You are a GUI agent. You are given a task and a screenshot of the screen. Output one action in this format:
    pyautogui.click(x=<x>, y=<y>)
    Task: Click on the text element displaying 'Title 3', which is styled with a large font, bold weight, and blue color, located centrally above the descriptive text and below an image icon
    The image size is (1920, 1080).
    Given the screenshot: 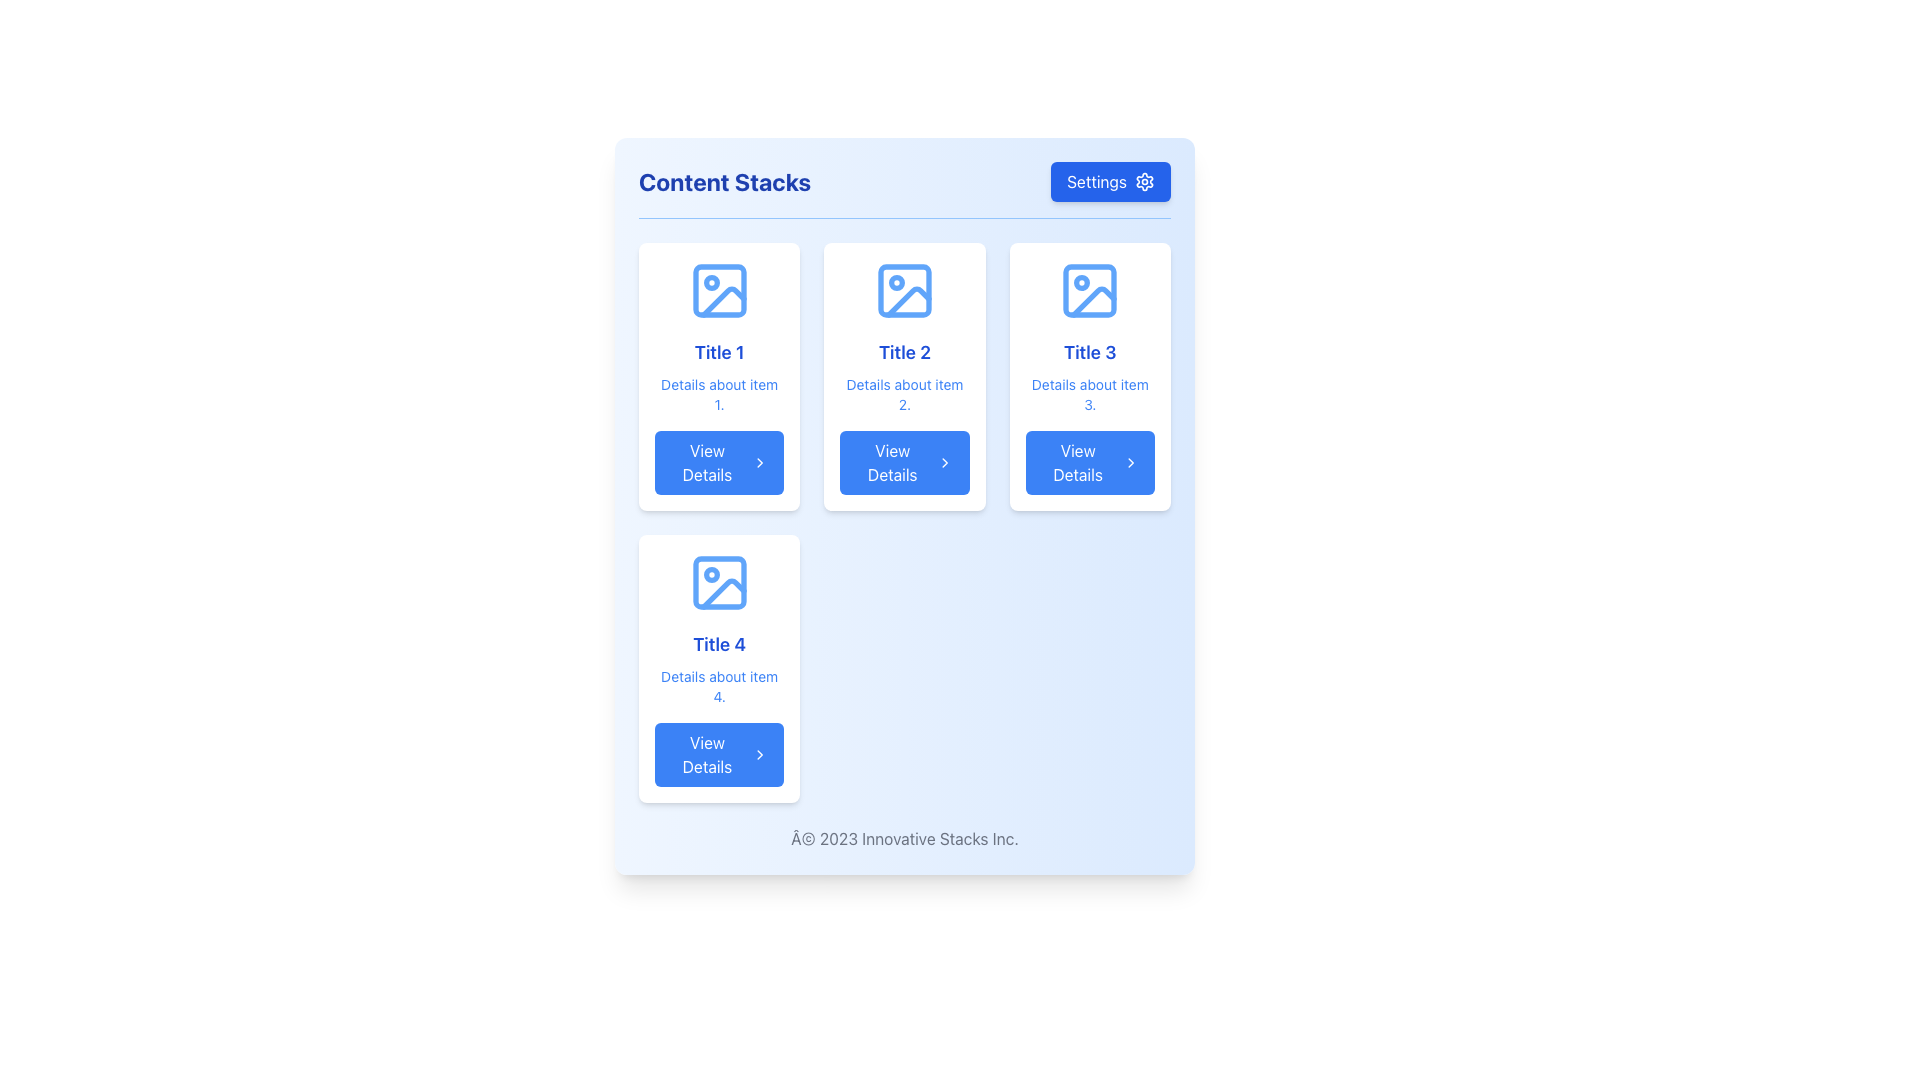 What is the action you would take?
    pyautogui.click(x=1089, y=352)
    